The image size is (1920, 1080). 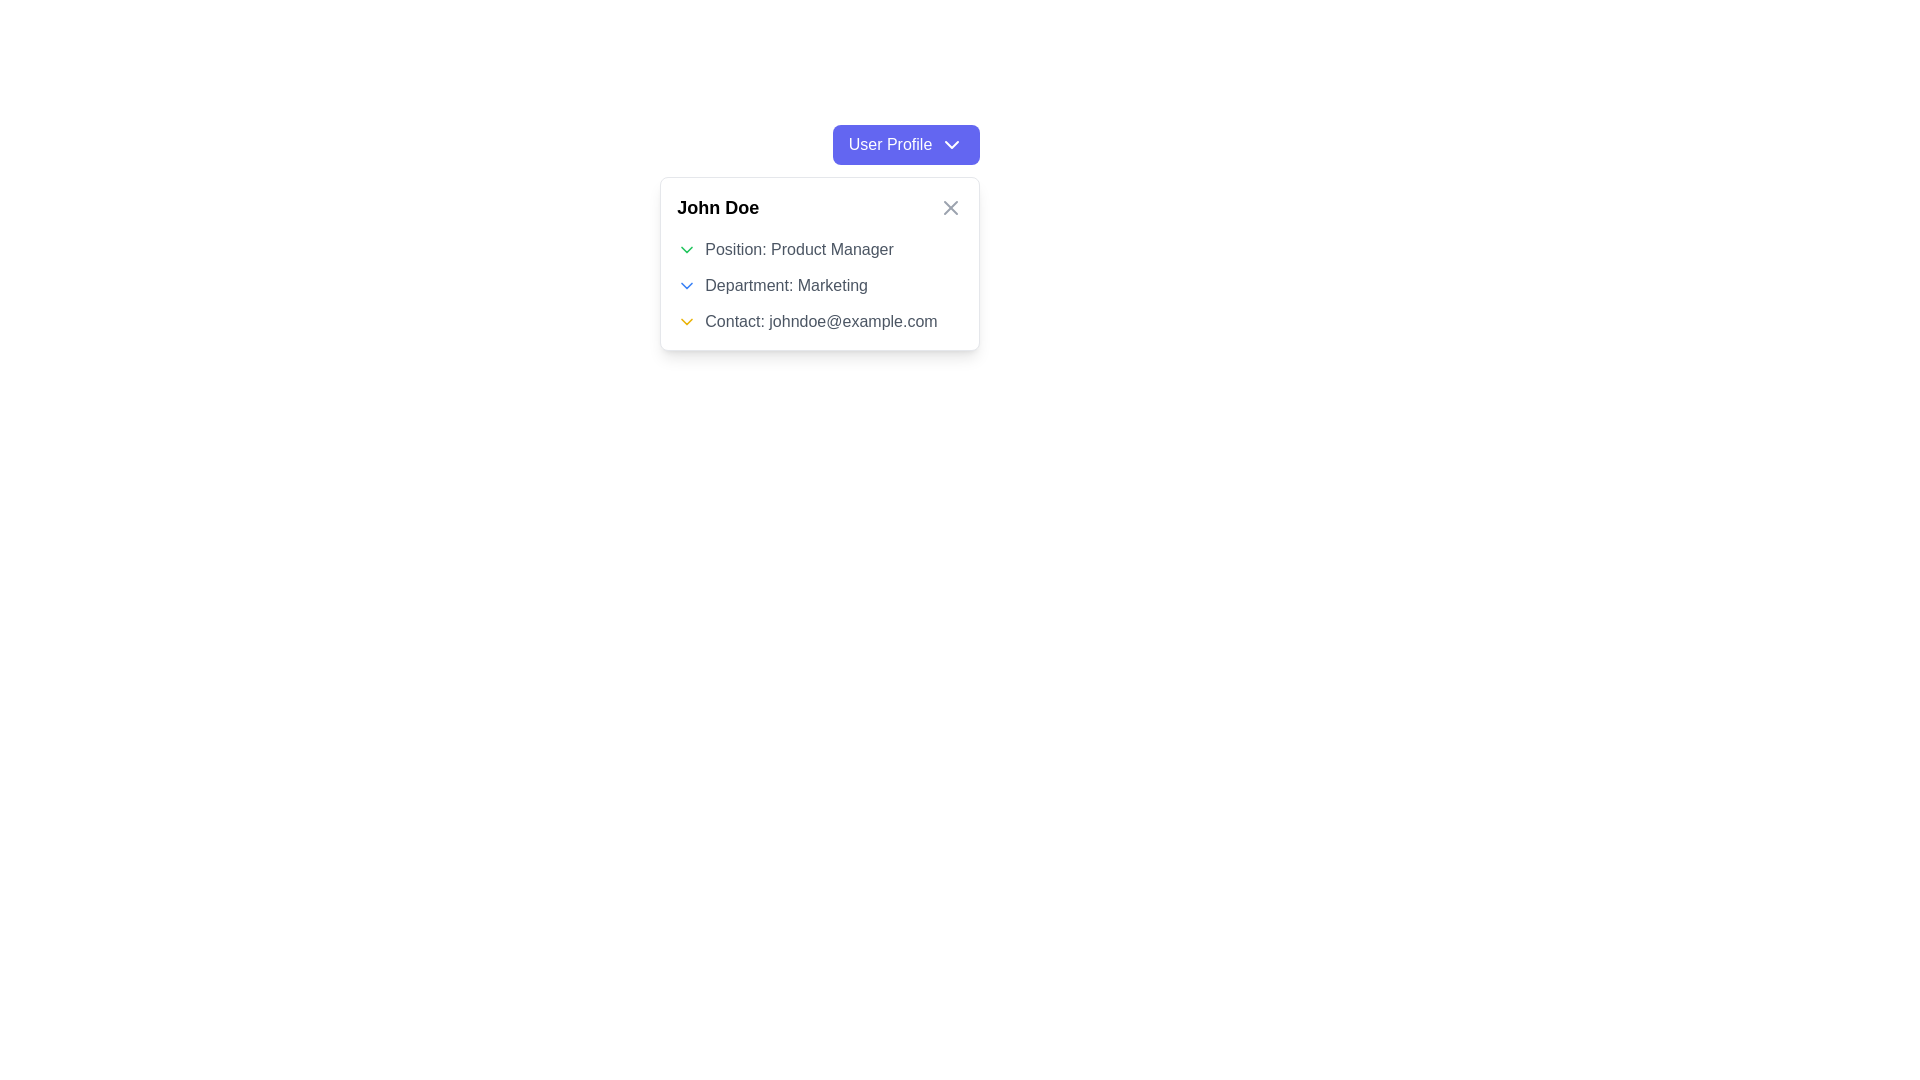 I want to click on the chevron icon located to the left of the text 'Department: Marketing', so click(x=687, y=285).